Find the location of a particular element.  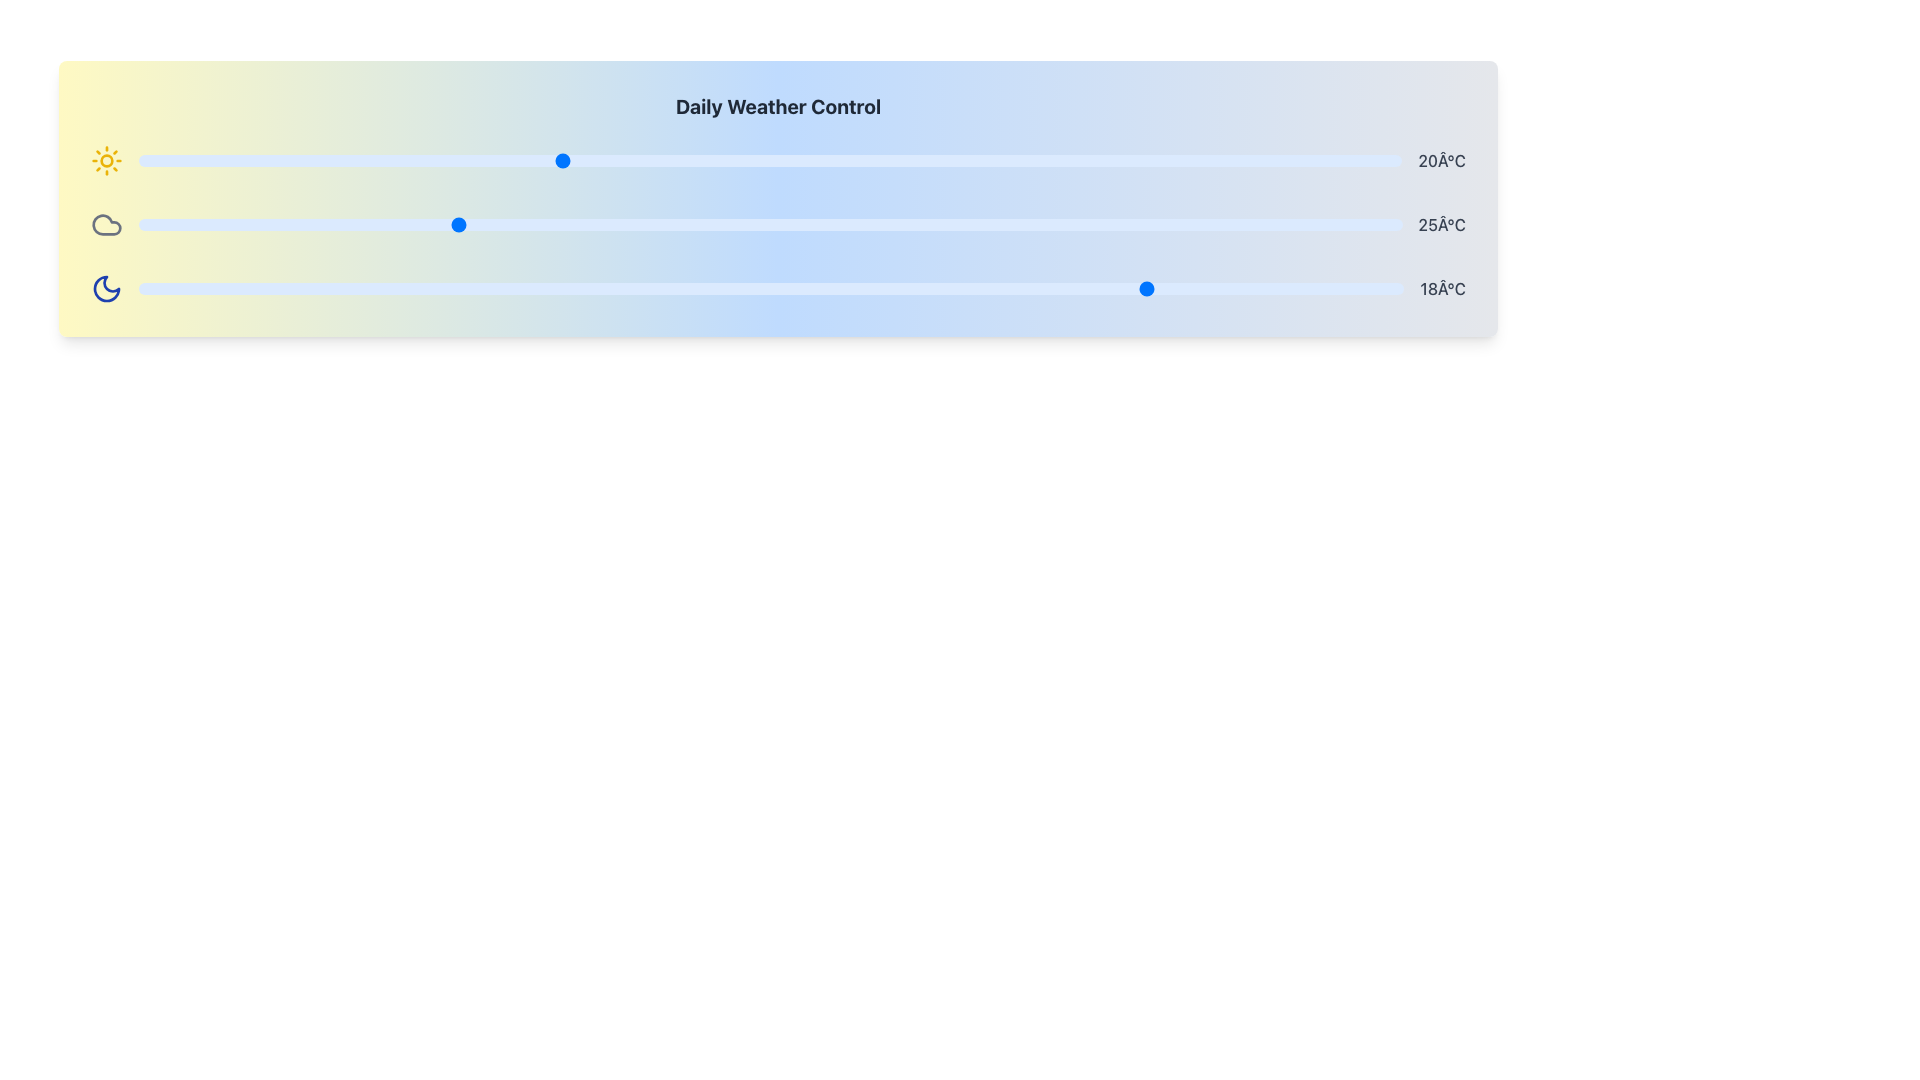

the third icon in the vertical row of weather-related icons on the left side of the interface, which serves as a visual indicator of the evening or nighttime temperature is located at coordinates (105, 289).